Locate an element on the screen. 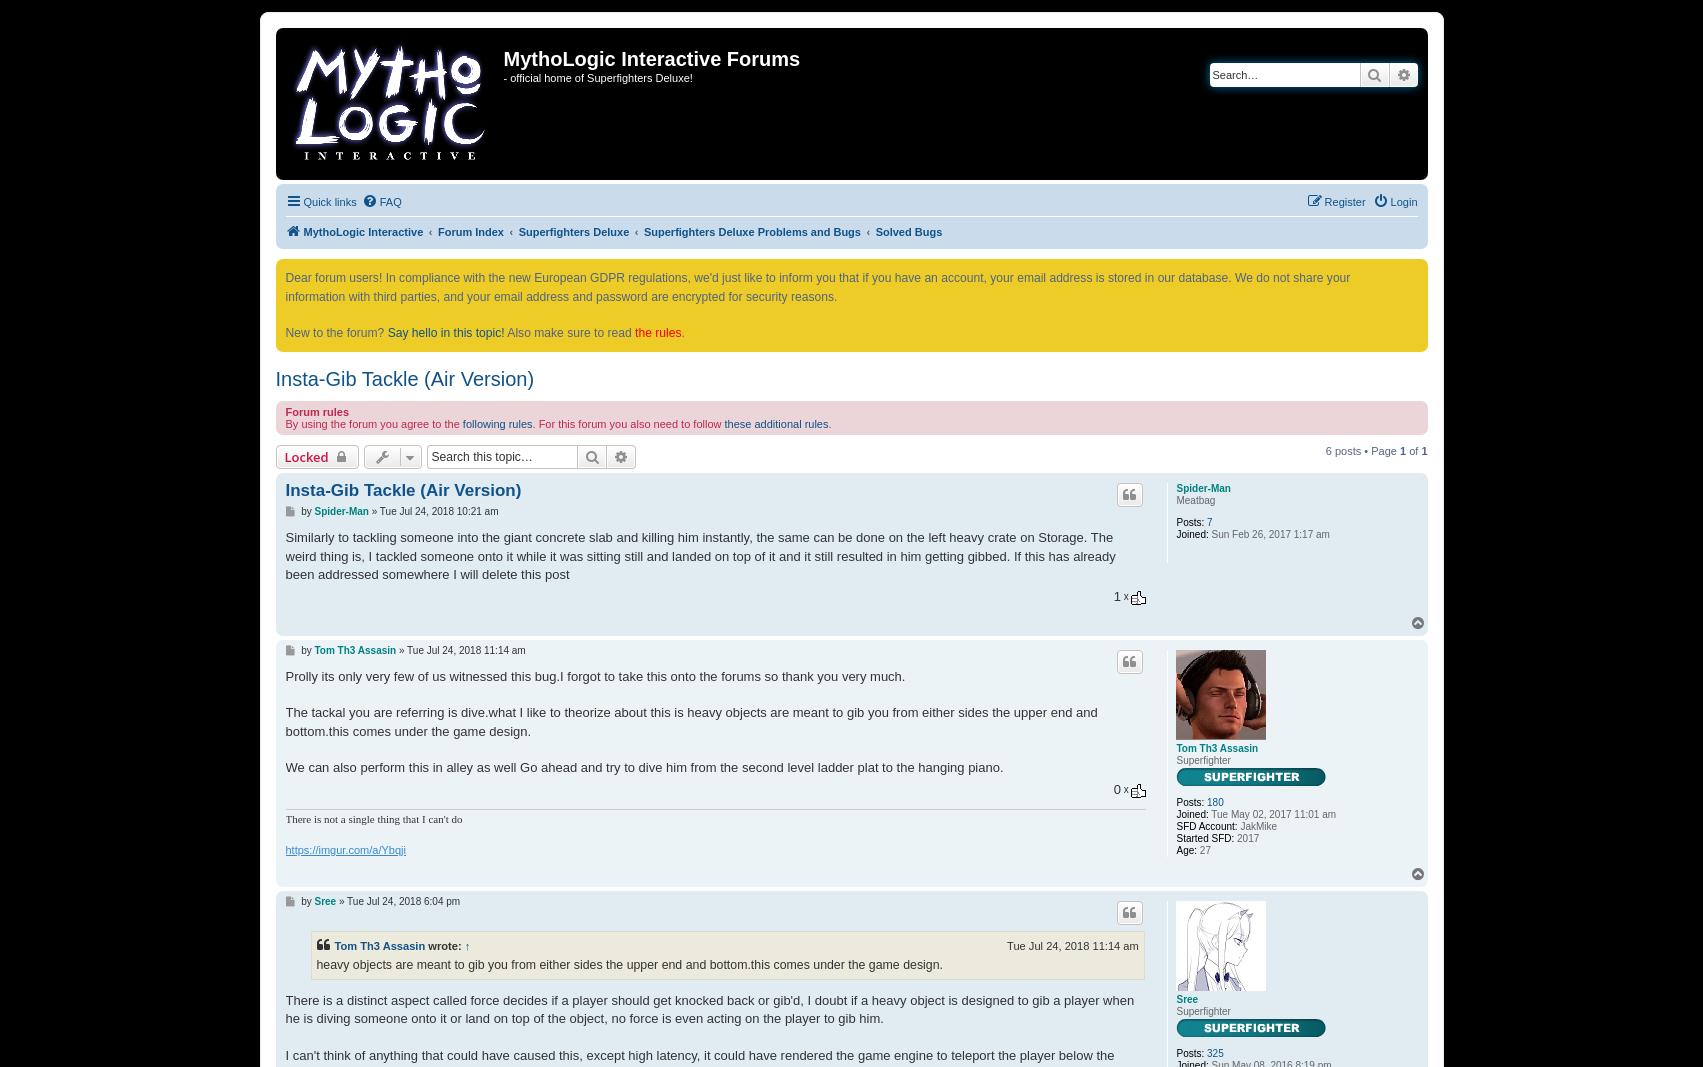  'Similarly to tackling someone into the giant concrete slab and killing him instantly, the same can be done on the left heavy crate on Storage. The weird thing is, I tackled someone onto it while it was sitting still and landed on top of it and it still resulted in him getting gibbed. If this has already been addressed somewhere I will delete this post' is located at coordinates (284, 555).